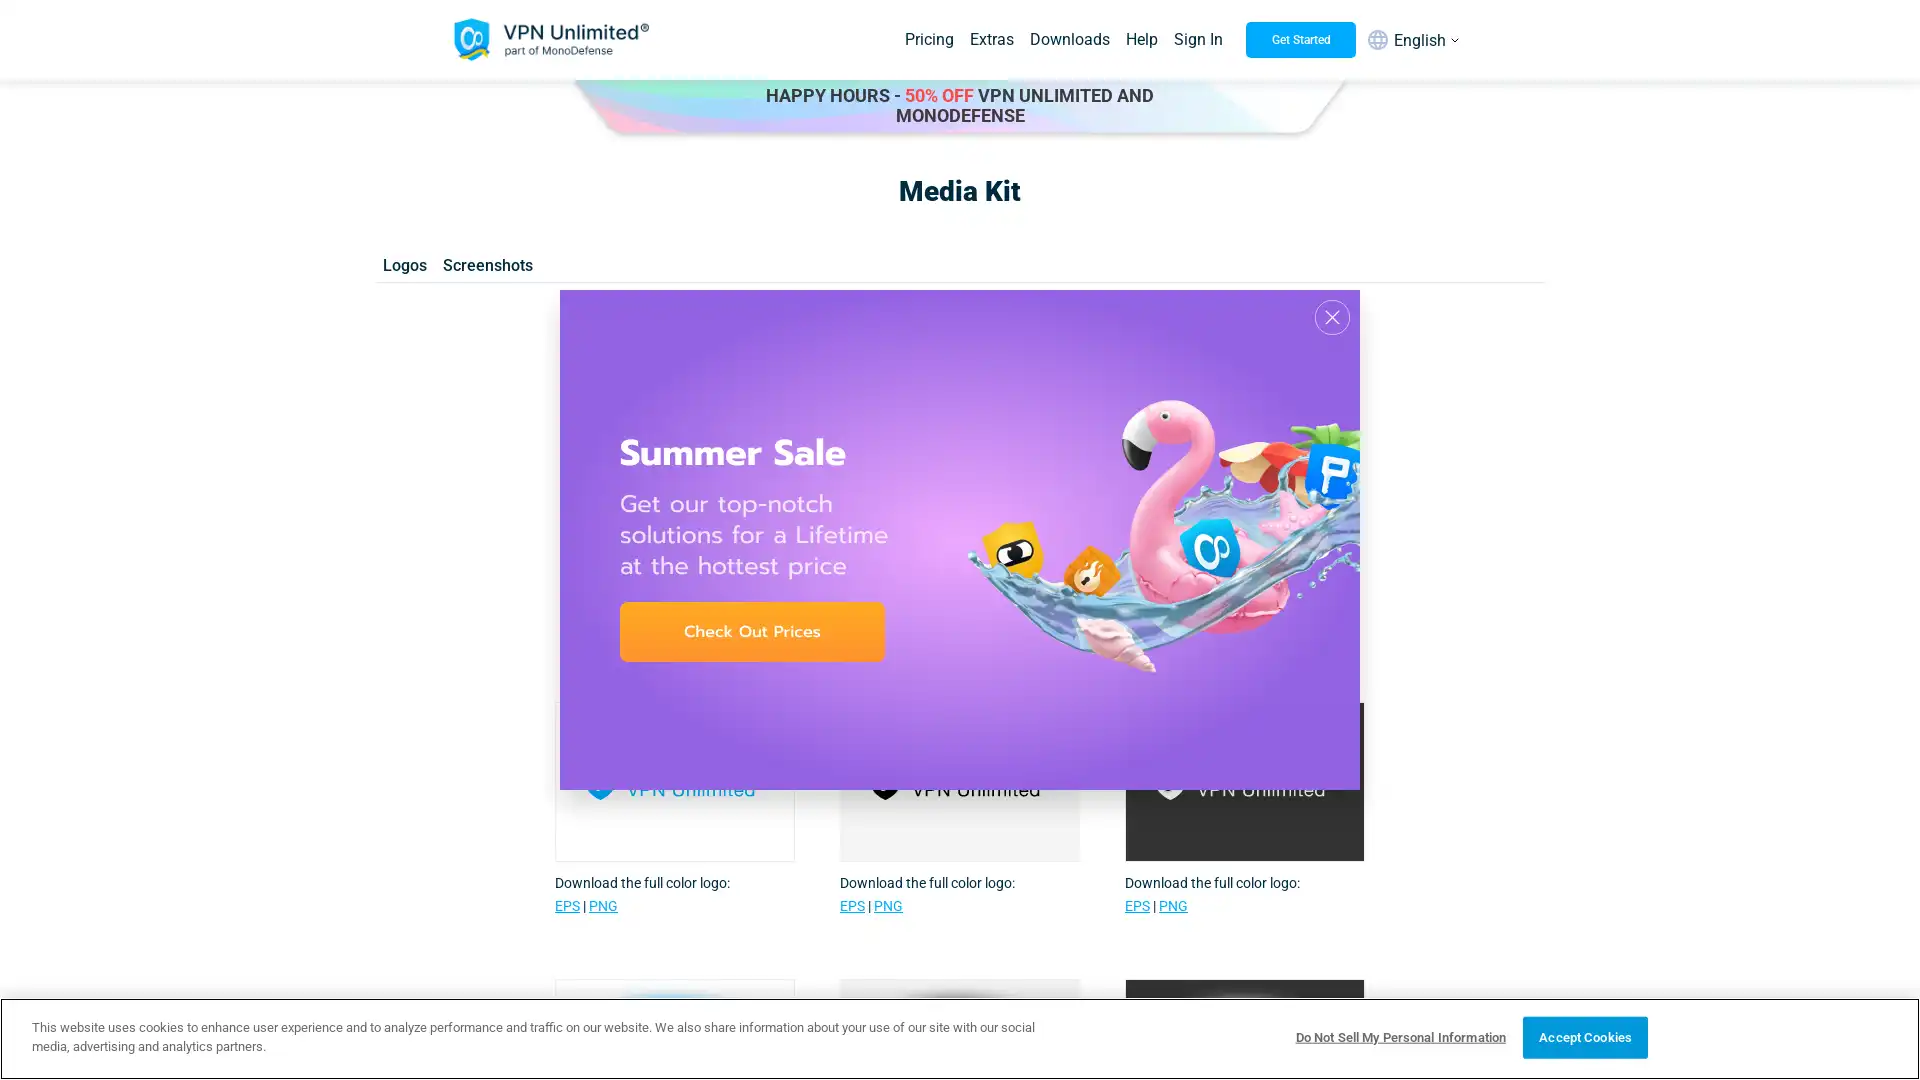 This screenshot has height=1080, width=1920. Describe the element at coordinates (1399, 1036) in the screenshot. I see `Do Not Sell My Personal Information` at that location.